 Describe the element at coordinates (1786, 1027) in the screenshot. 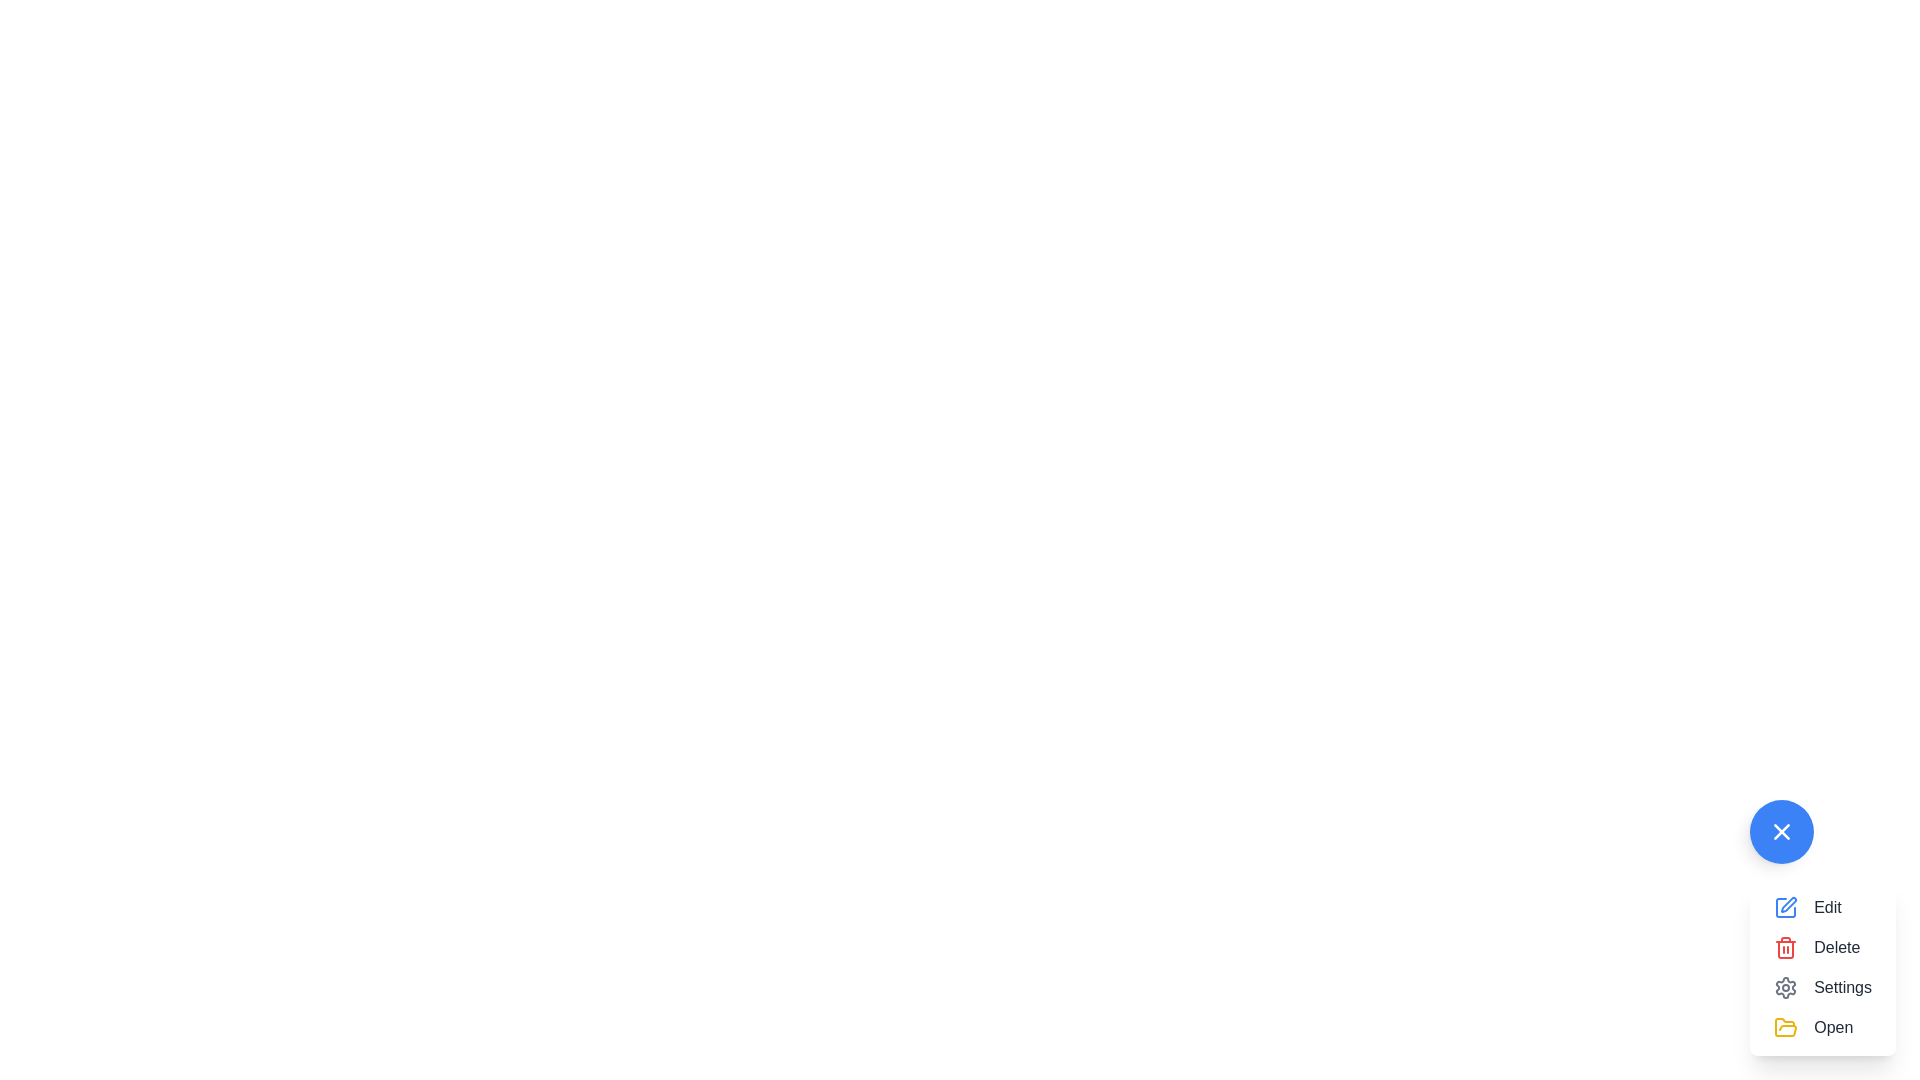

I see `the yellow minimalistic folder icon located near the bottom-right corner of the interface, above the menu options` at that location.